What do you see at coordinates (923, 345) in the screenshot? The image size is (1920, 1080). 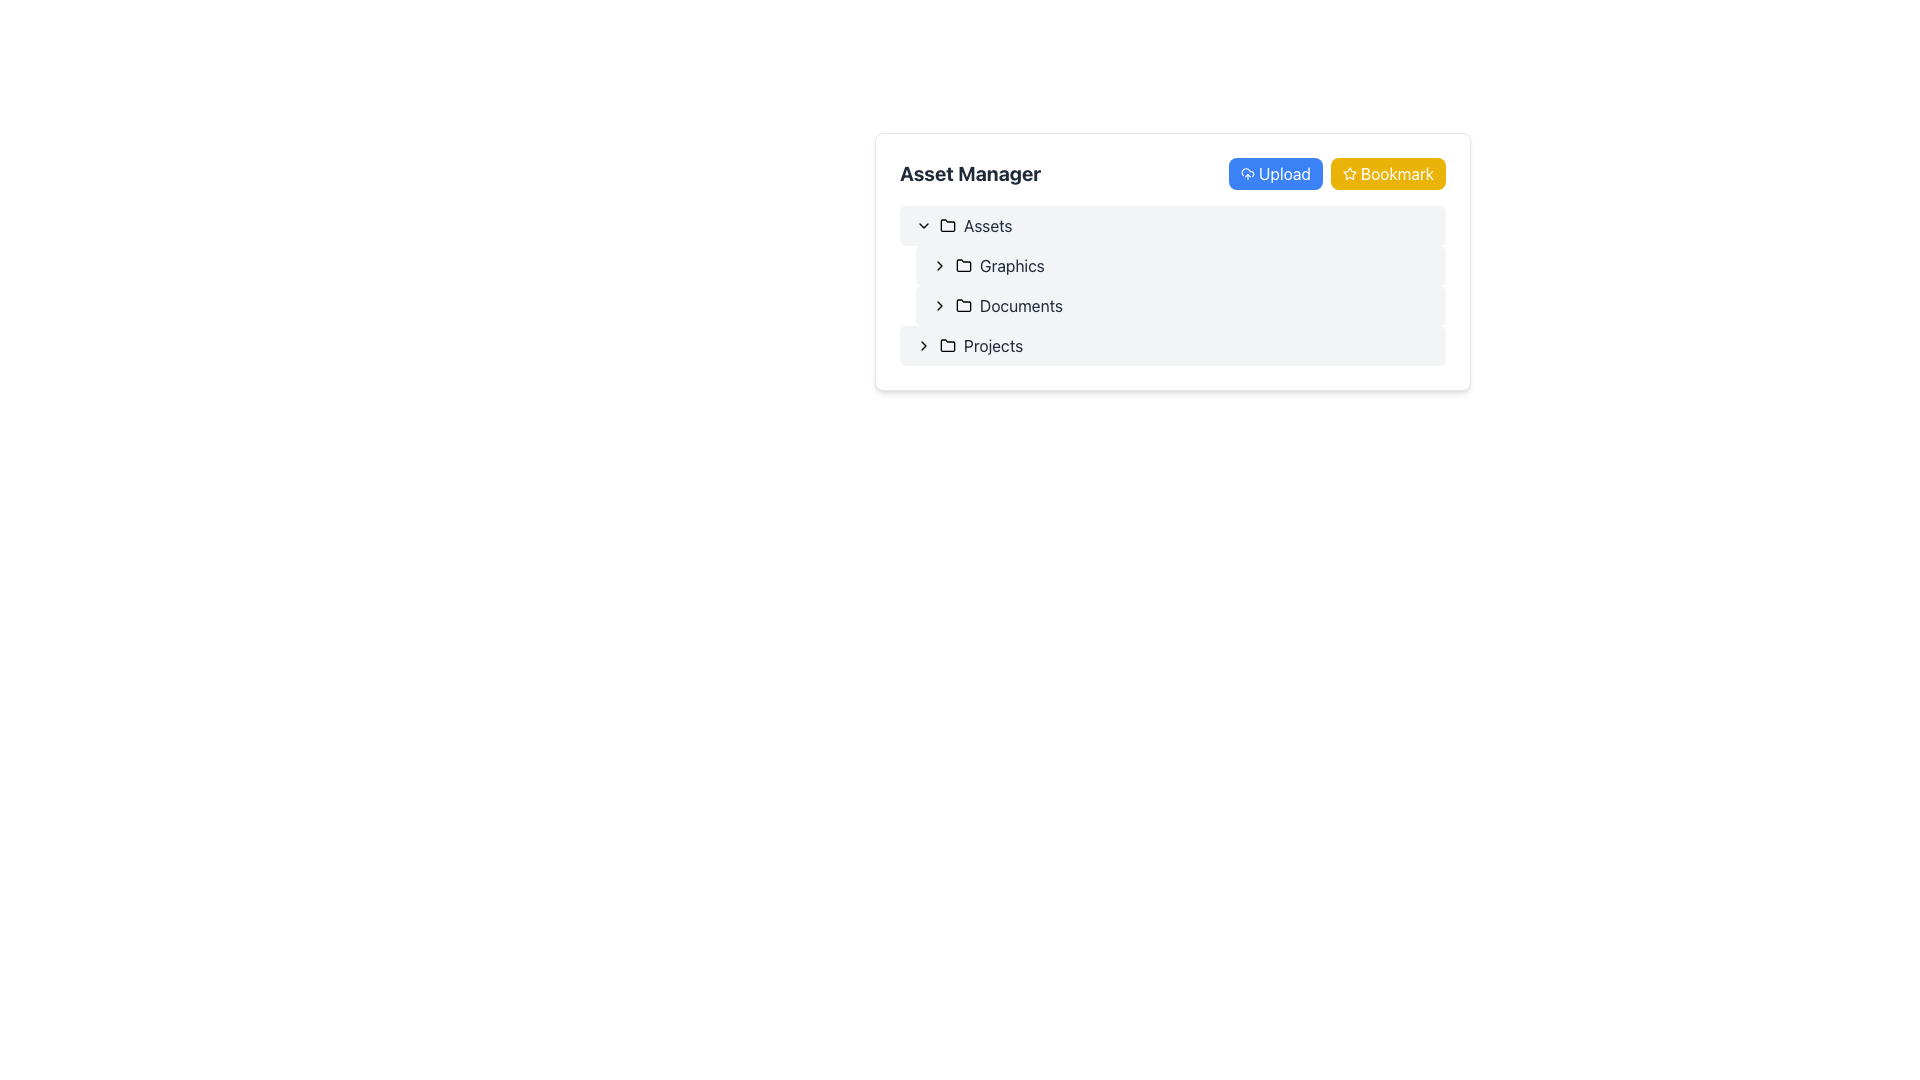 I see `the chevron icon located` at bounding box center [923, 345].